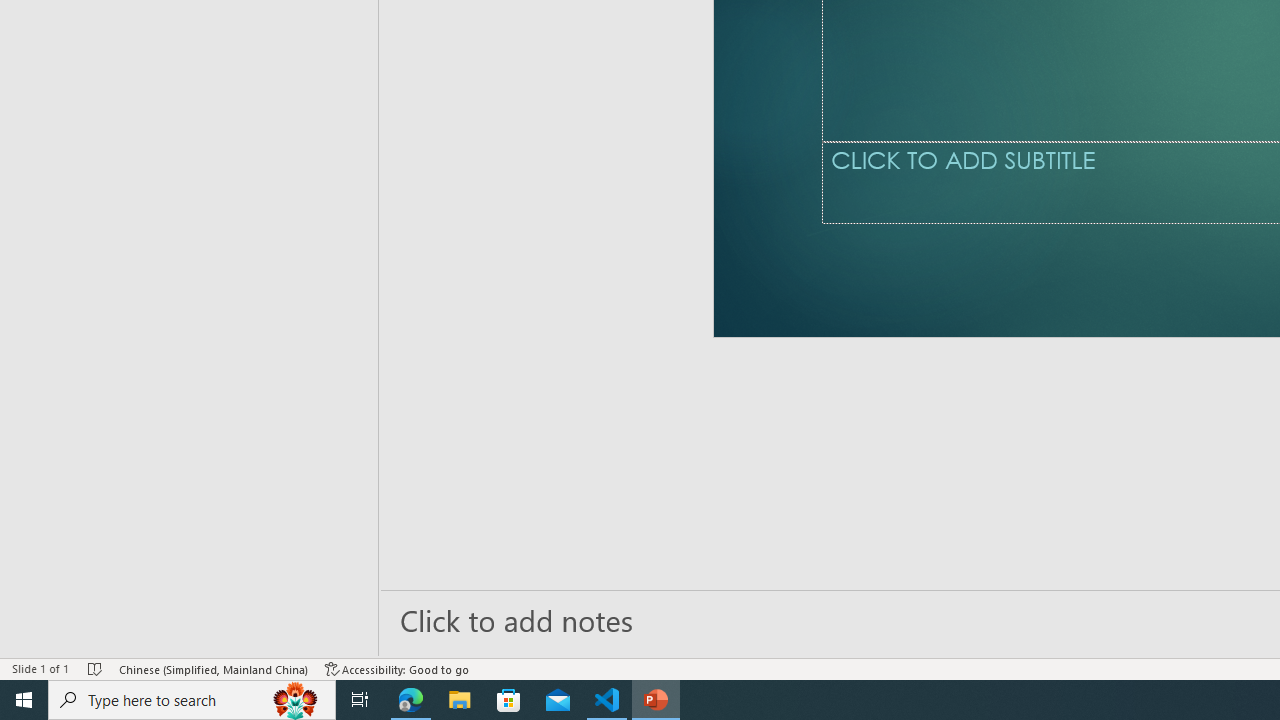  Describe the element at coordinates (397, 669) in the screenshot. I see `'Accessibility Checker Accessibility: Good to go'` at that location.